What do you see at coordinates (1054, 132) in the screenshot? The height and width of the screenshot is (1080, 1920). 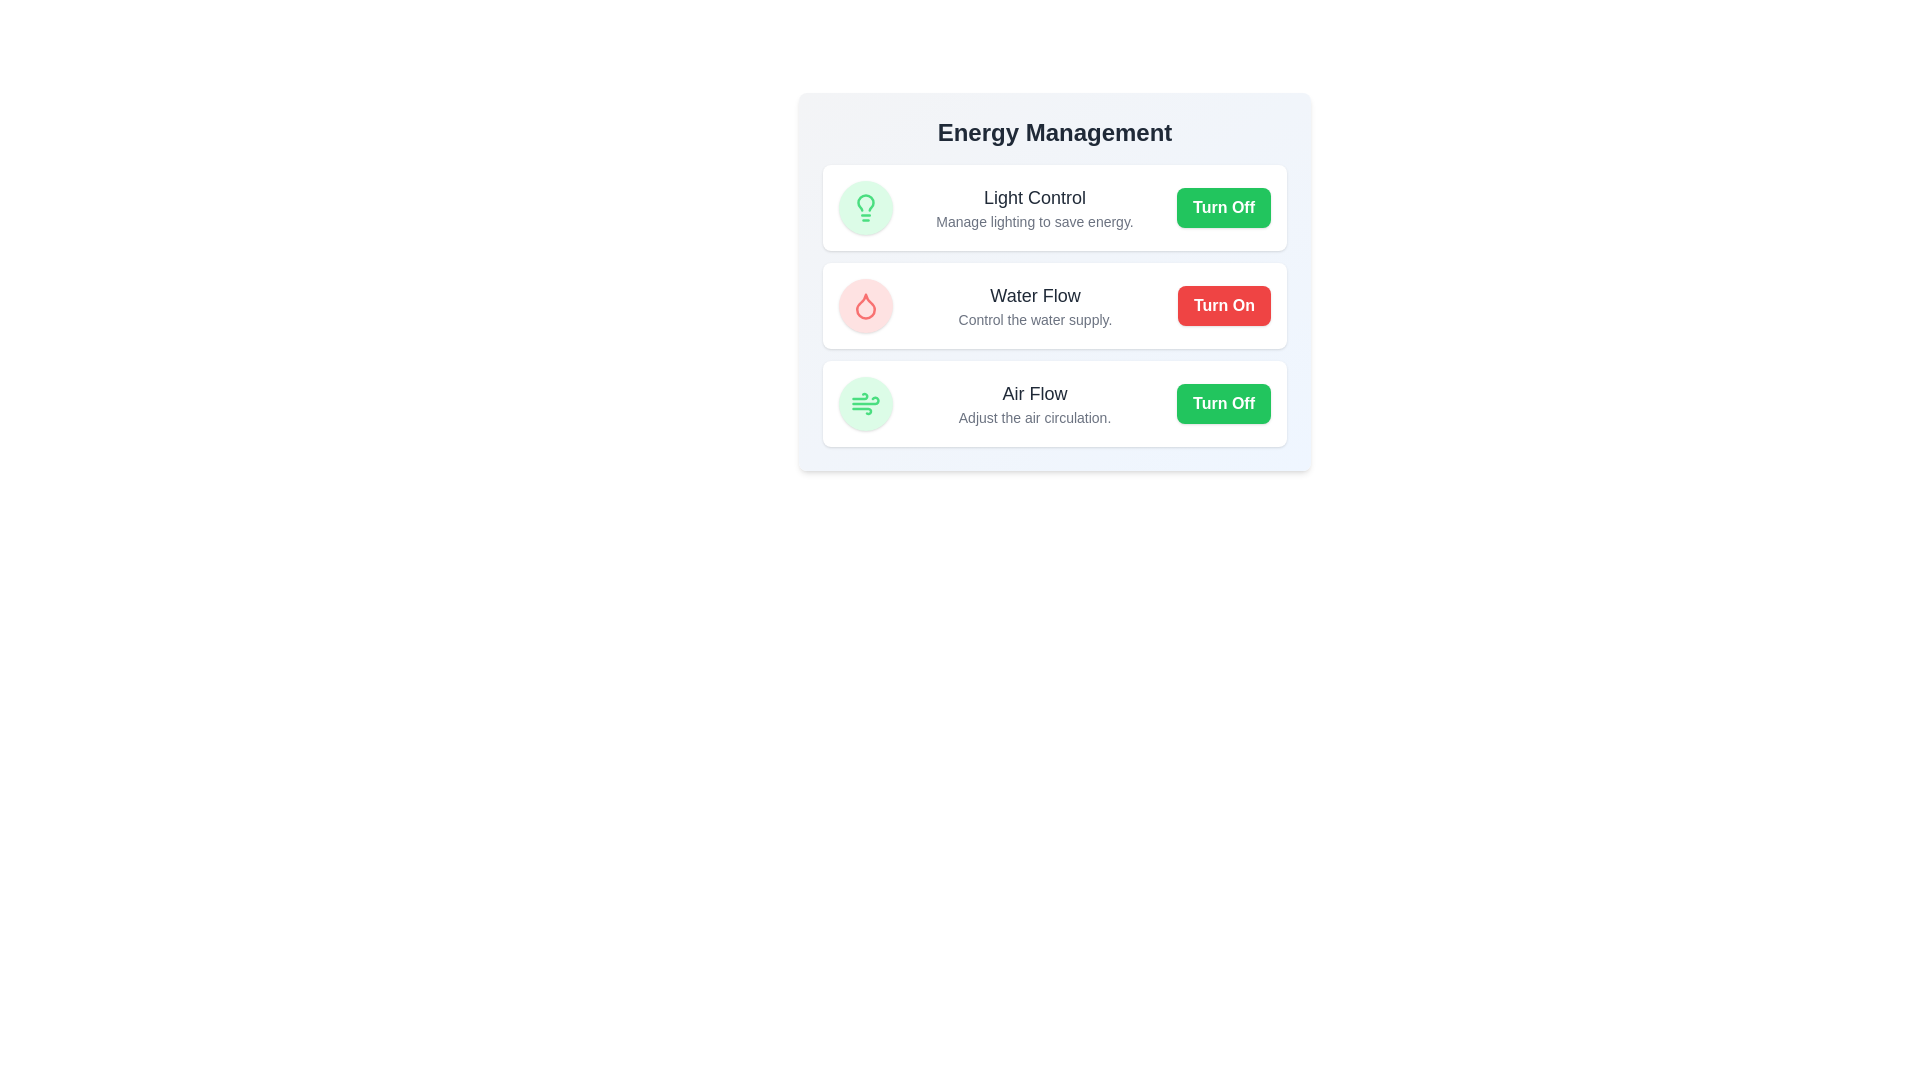 I see `the bold, centered heading text 'Energy Management' which is styled in dark gray and located at the top of the card layout` at bounding box center [1054, 132].